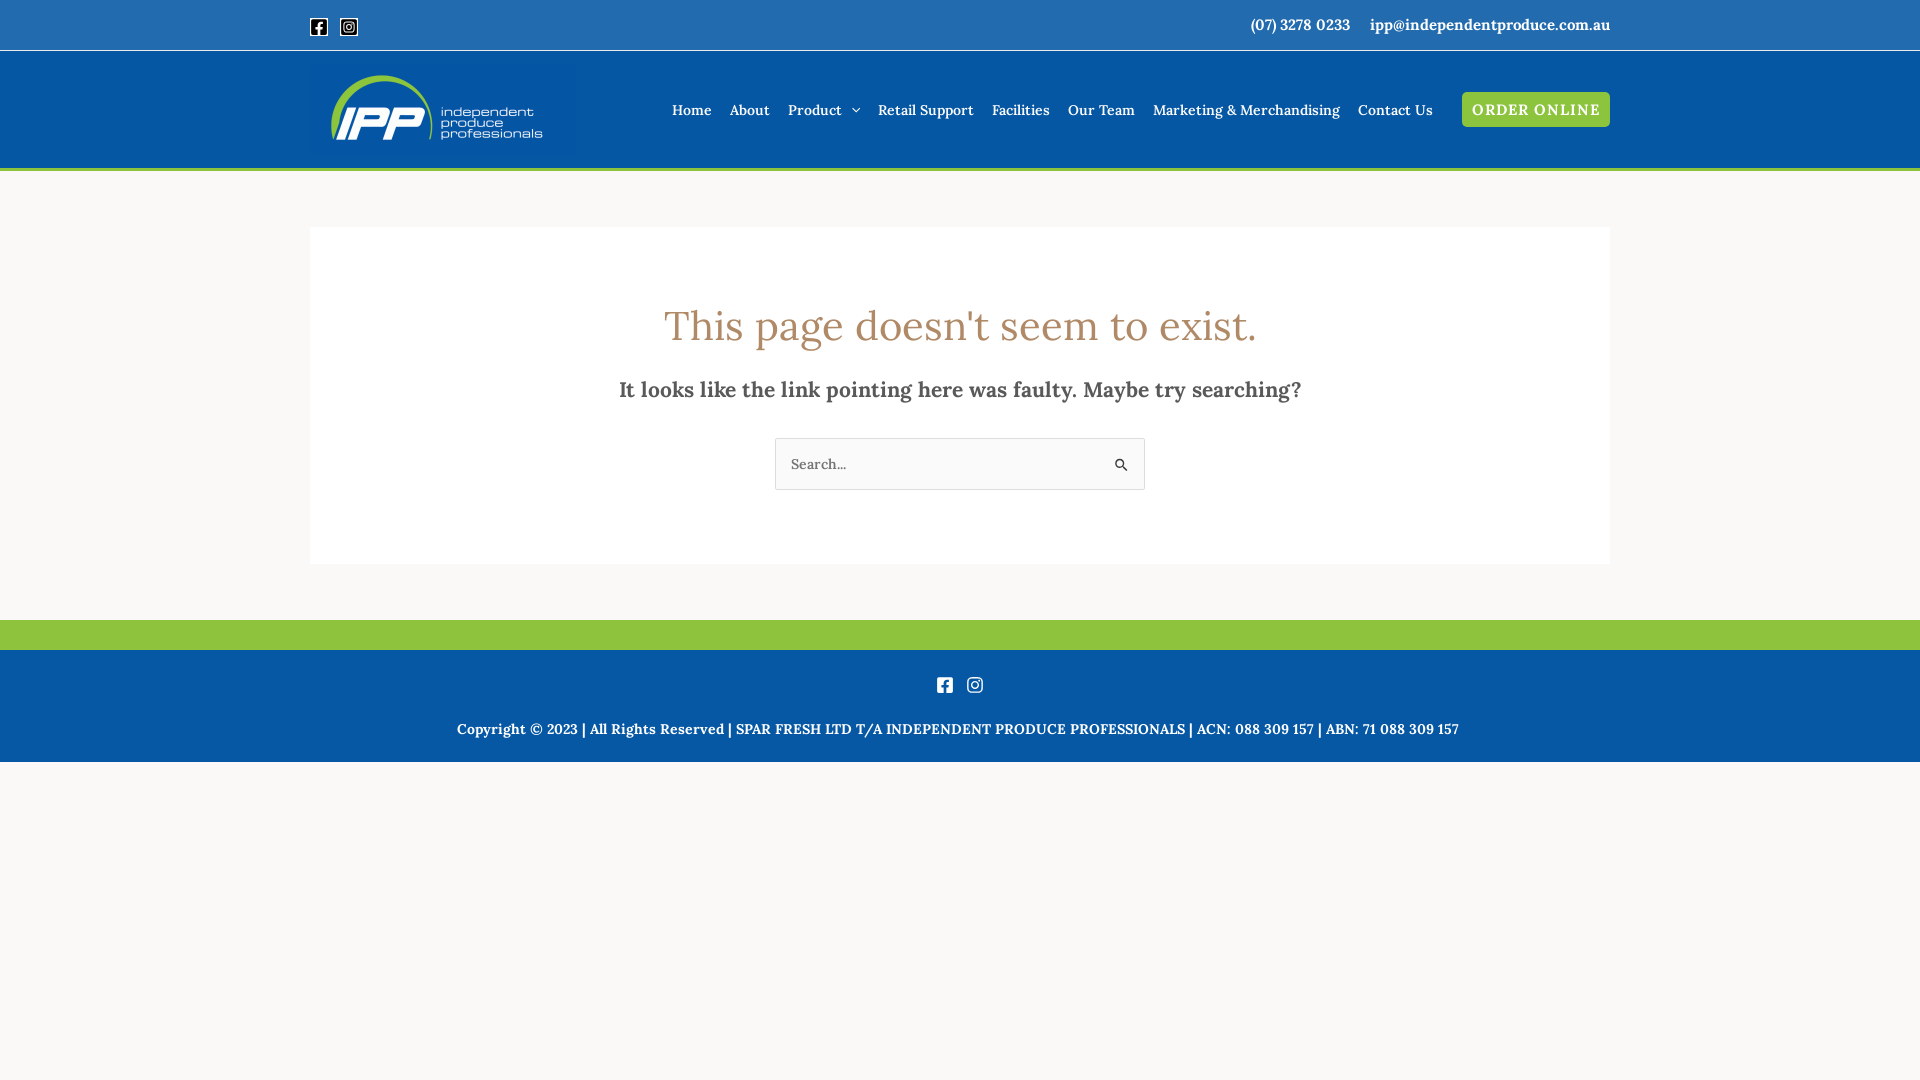 This screenshot has height=1080, width=1920. What do you see at coordinates (1143, 110) in the screenshot?
I see `'Marketing & Merchandising'` at bounding box center [1143, 110].